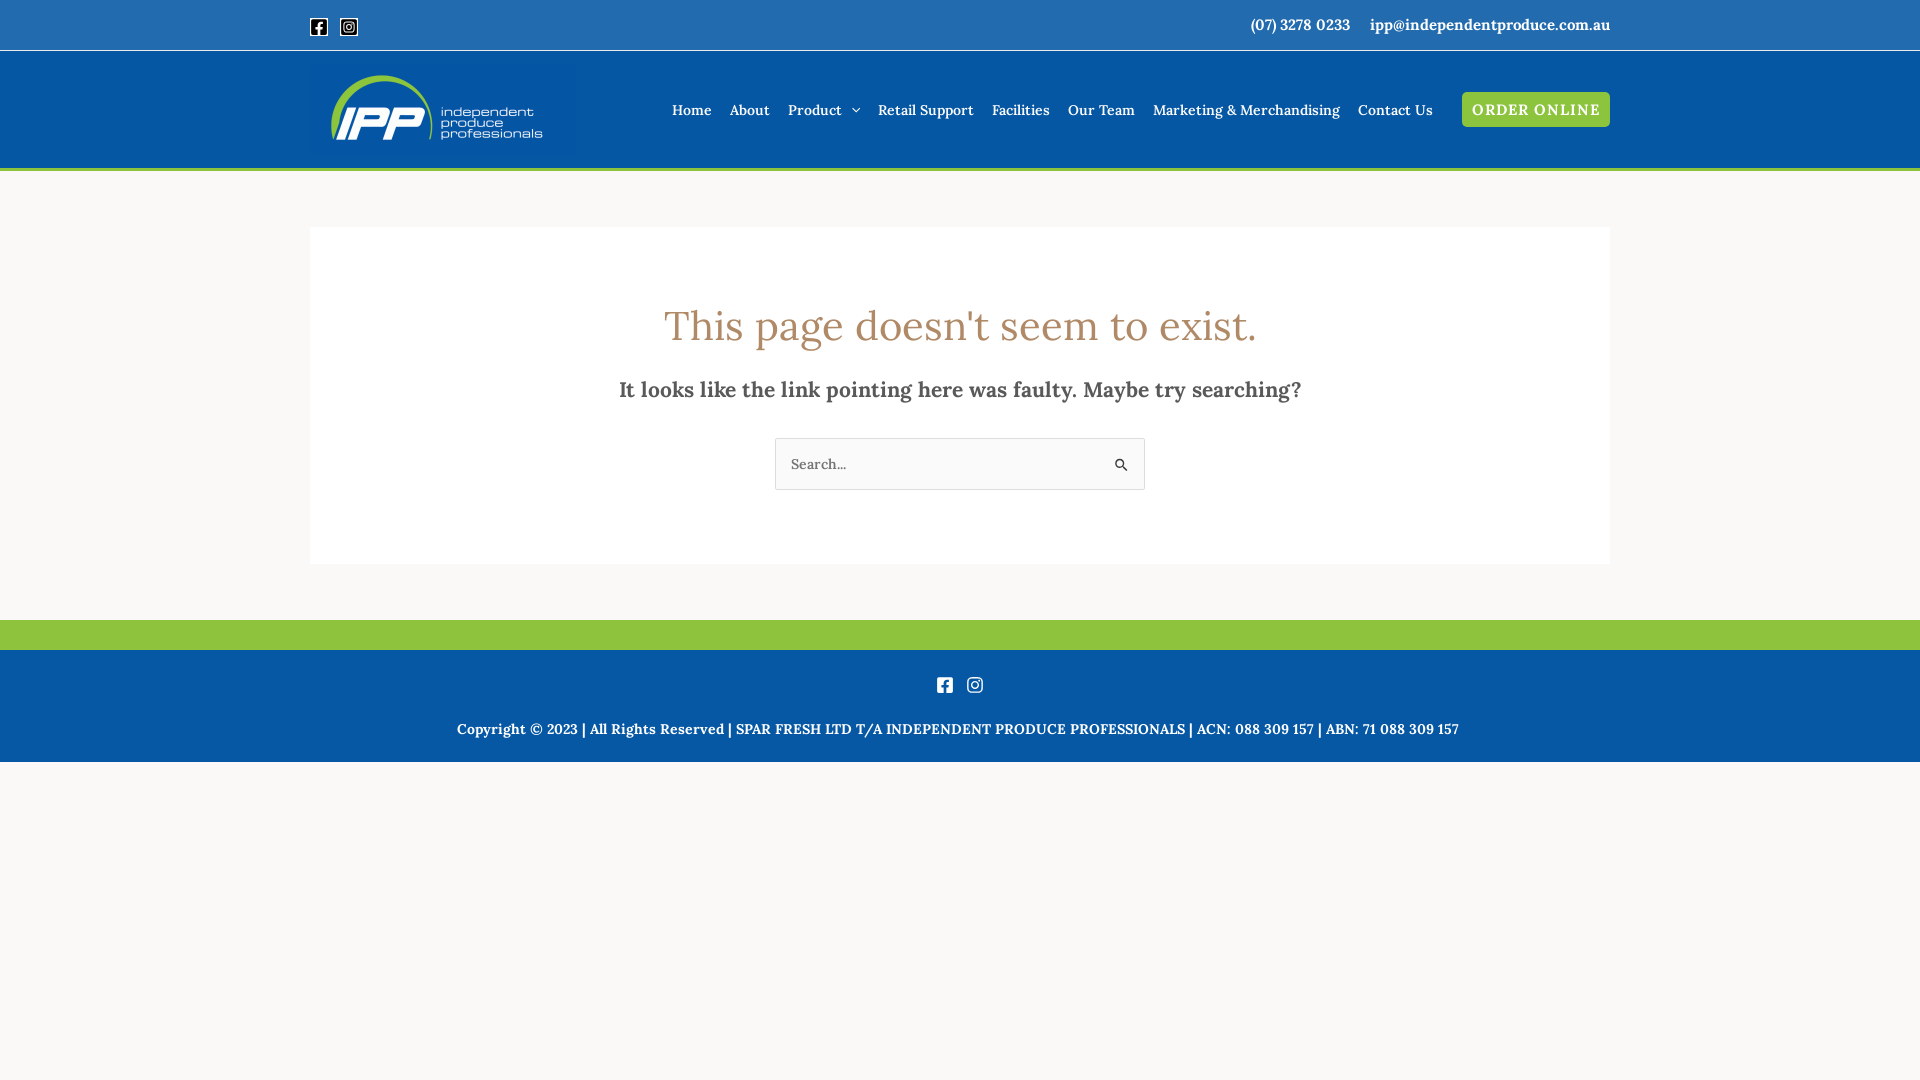 This screenshot has height=1080, width=1920. What do you see at coordinates (1143, 110) in the screenshot?
I see `'Marketing & Merchandising'` at bounding box center [1143, 110].